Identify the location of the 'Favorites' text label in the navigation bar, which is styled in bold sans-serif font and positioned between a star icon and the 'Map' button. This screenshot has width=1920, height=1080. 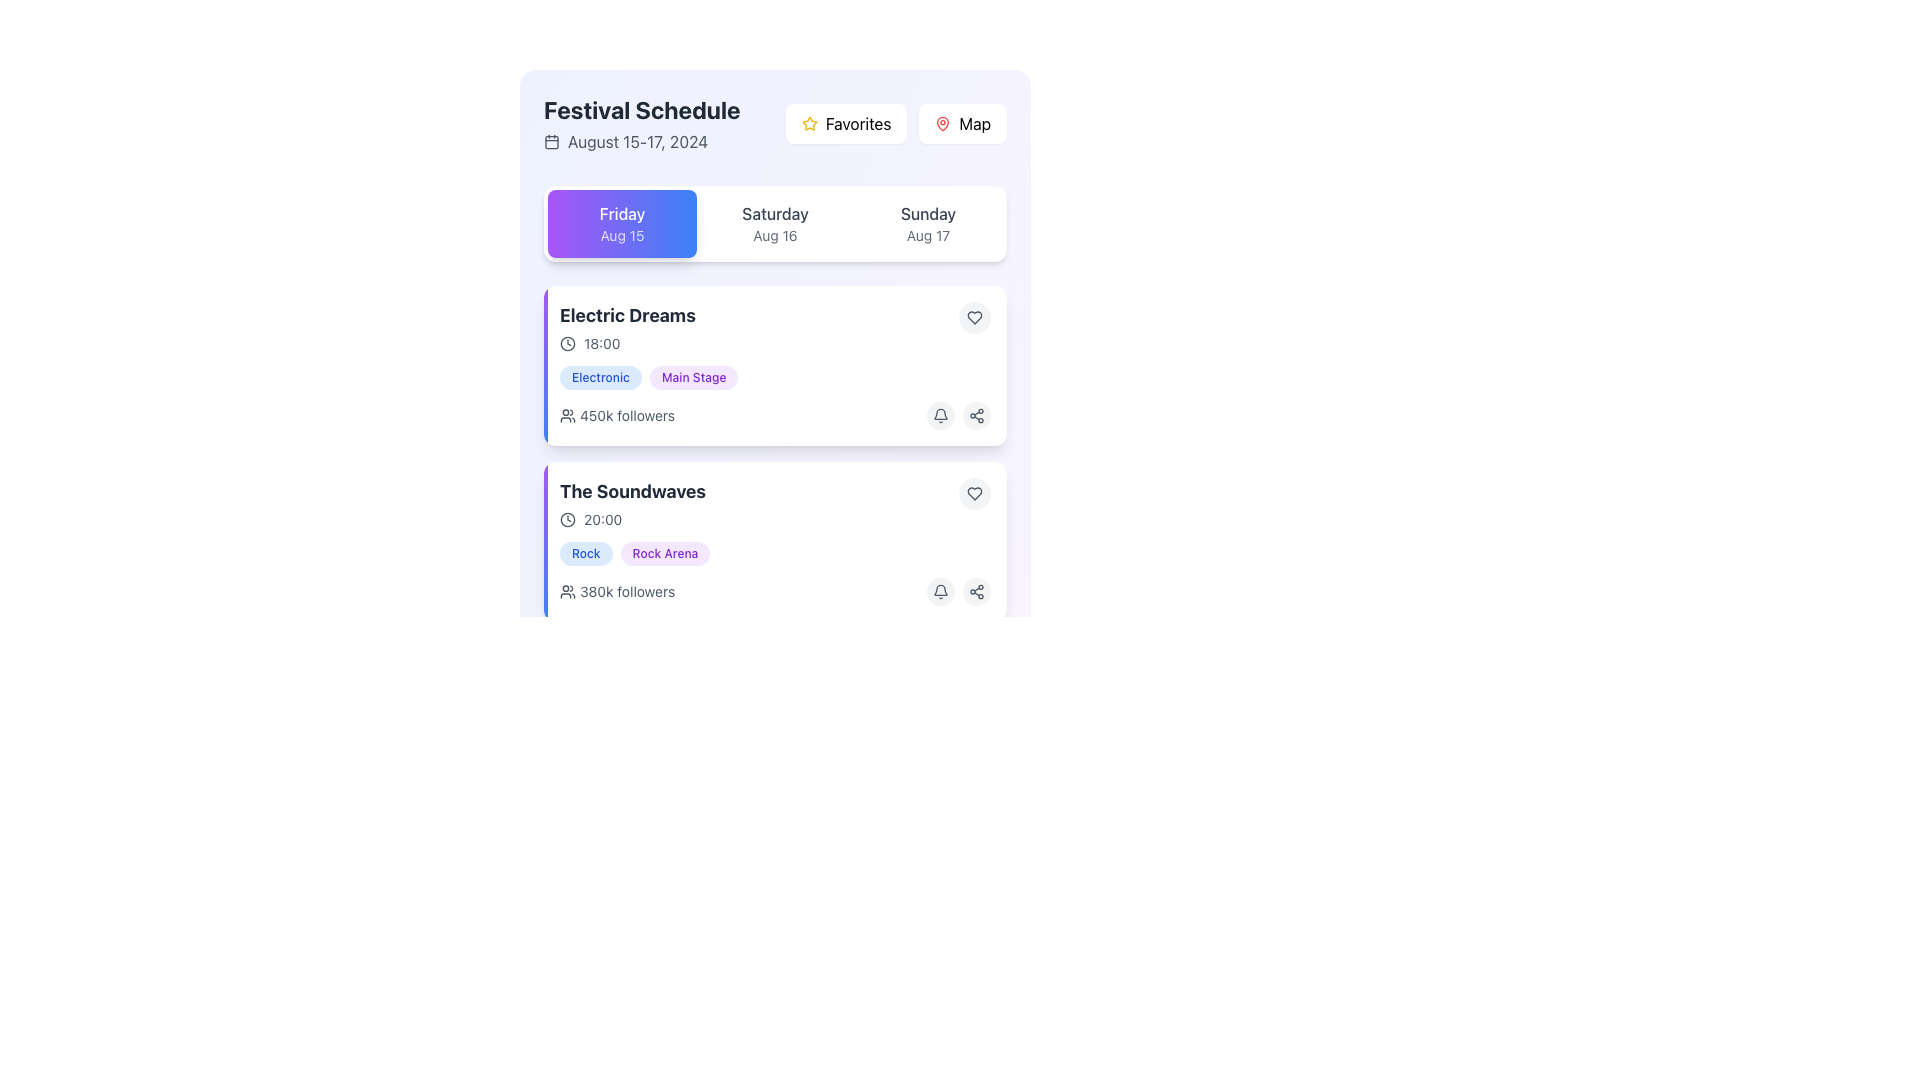
(858, 123).